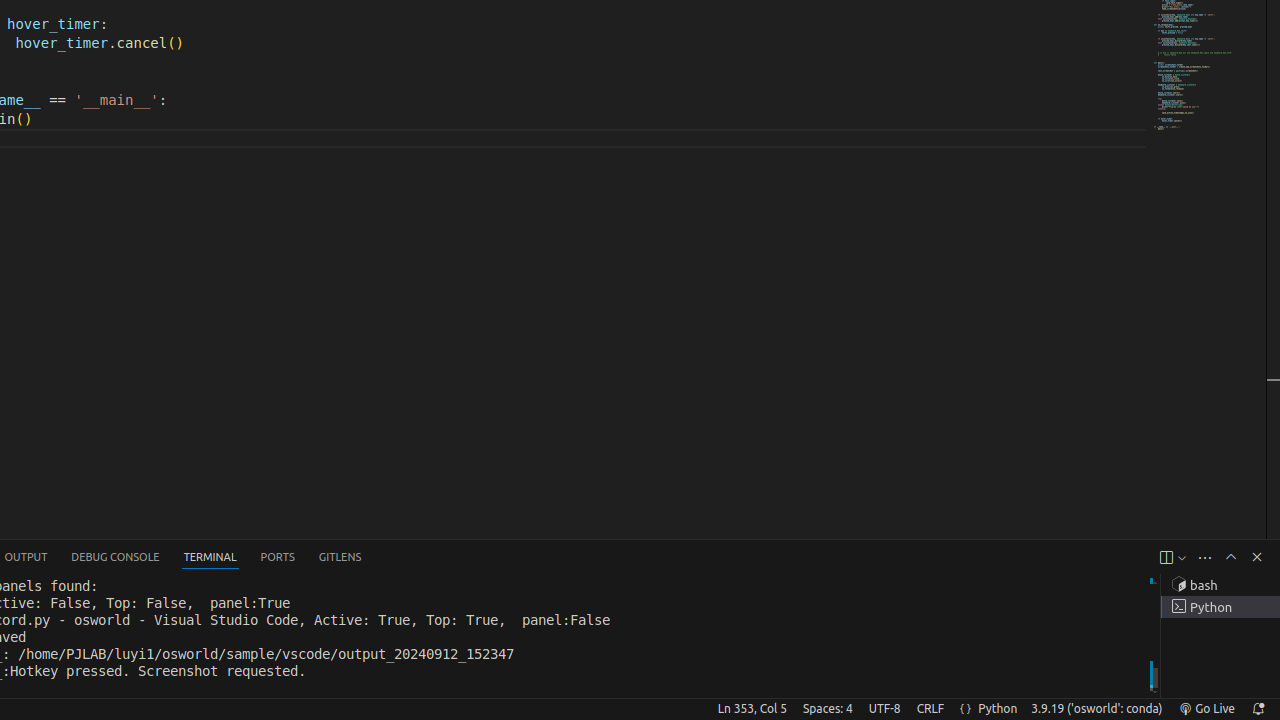 Image resolution: width=1280 pixels, height=720 pixels. Describe the element at coordinates (1219, 606) in the screenshot. I see `'Terminal 5 Python'` at that location.